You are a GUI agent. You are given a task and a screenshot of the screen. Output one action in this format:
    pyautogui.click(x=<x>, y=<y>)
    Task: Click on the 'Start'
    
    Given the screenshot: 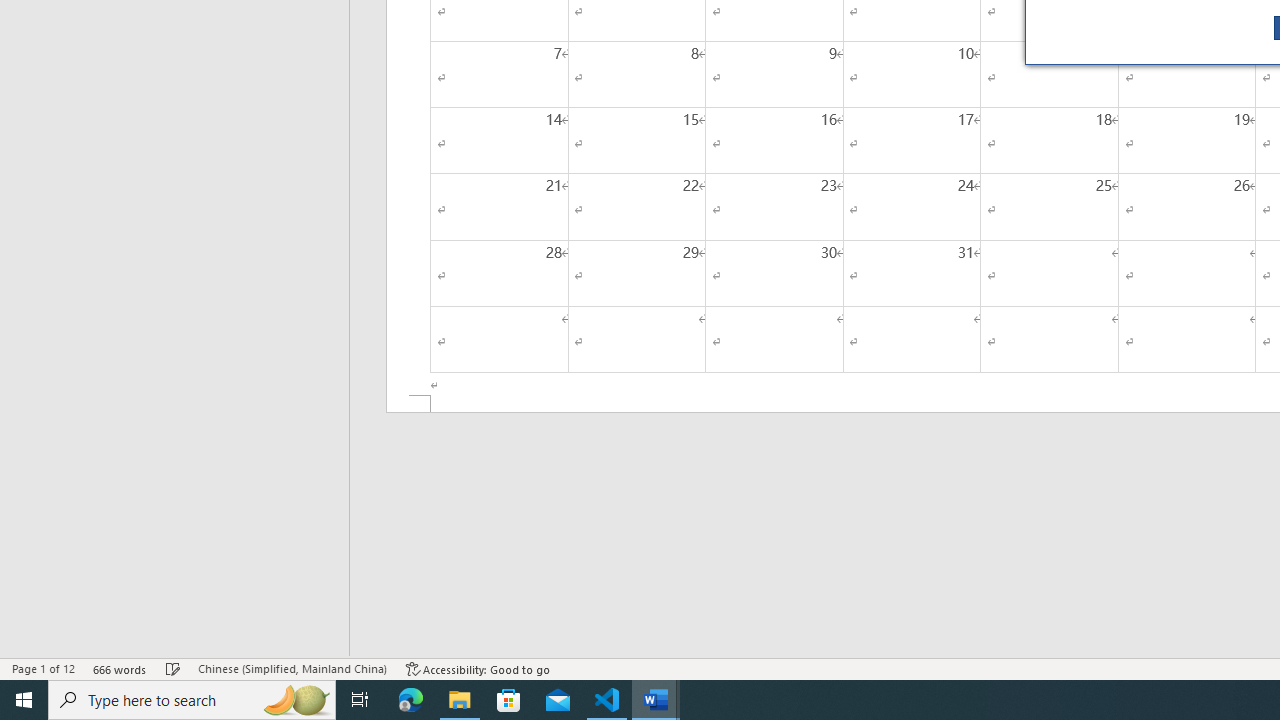 What is the action you would take?
    pyautogui.click(x=24, y=698)
    